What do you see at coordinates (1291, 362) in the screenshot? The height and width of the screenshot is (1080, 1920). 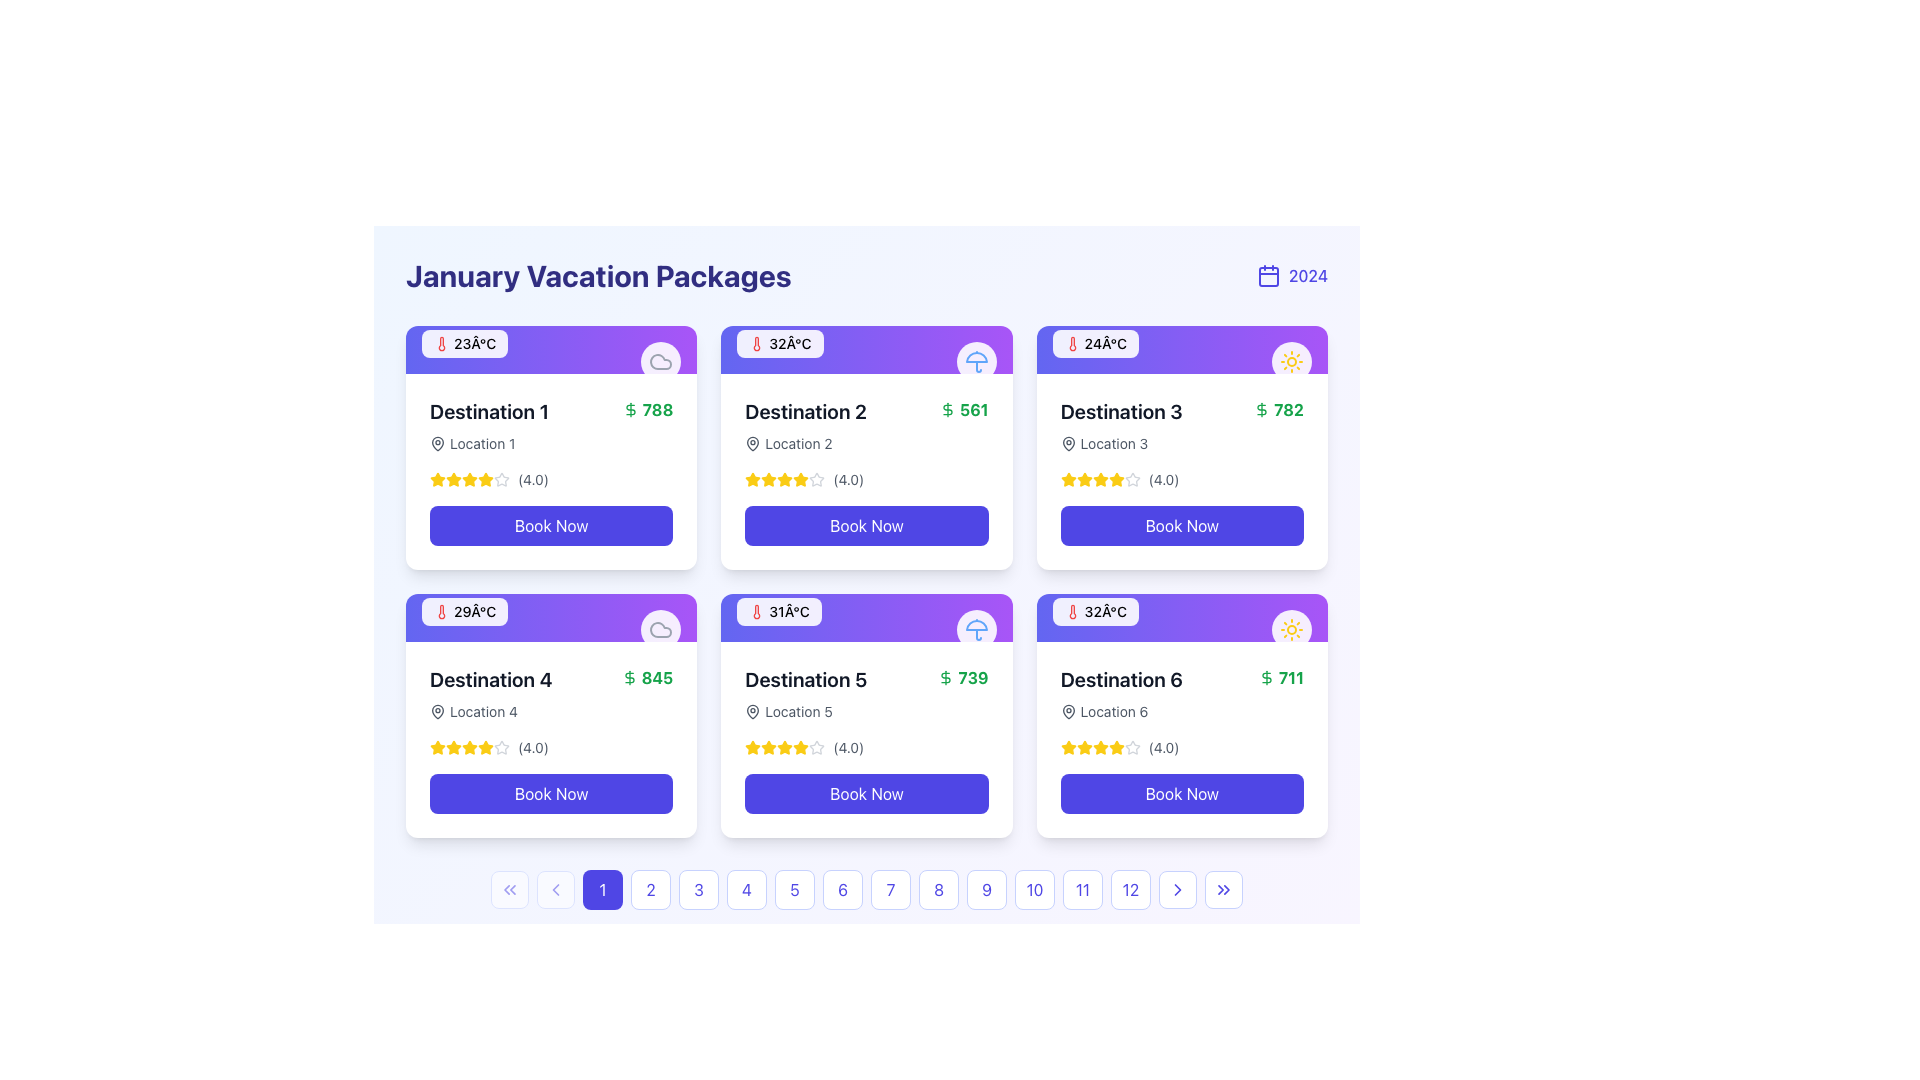 I see `the stylized sun icon, which has a circular yellow center and symmetric rays, located in the top-right corner of the main interface` at bounding box center [1291, 362].